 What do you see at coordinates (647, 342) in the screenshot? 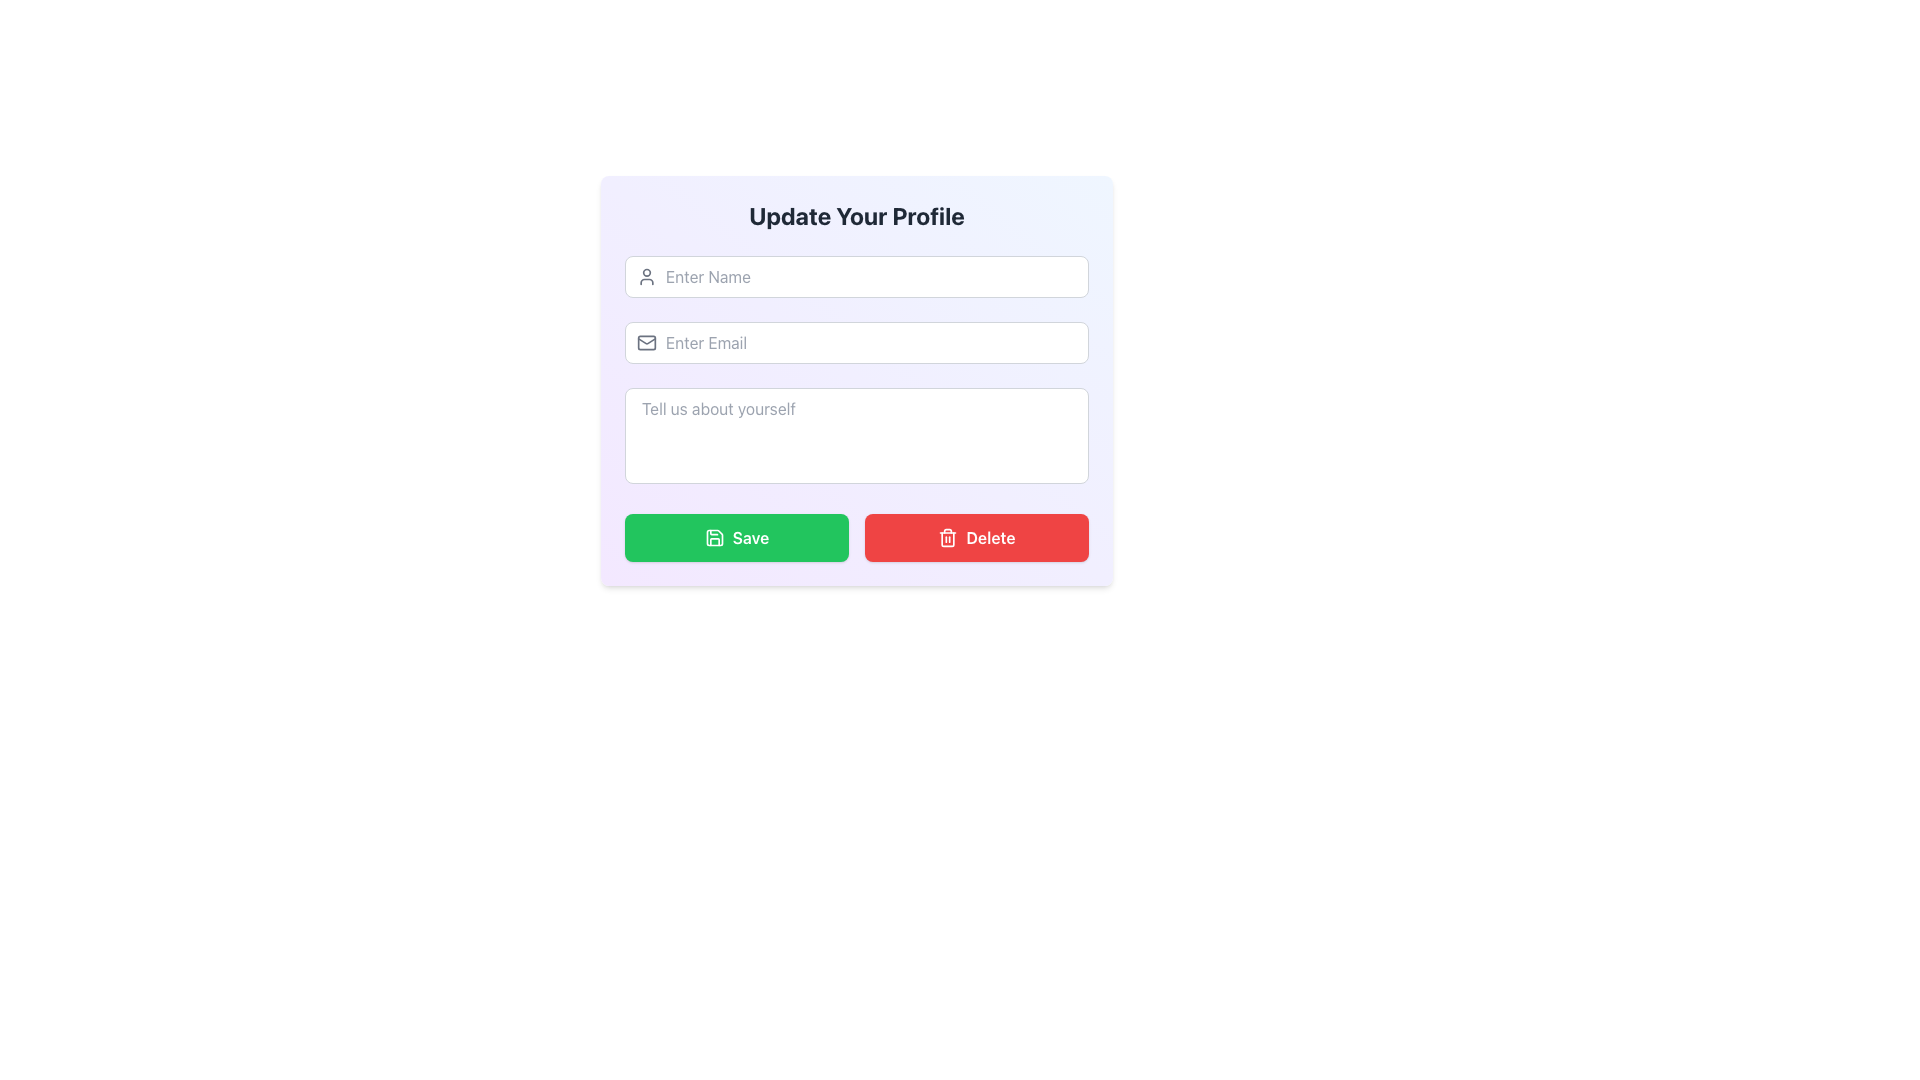
I see `the decorative email icon positioned to the far left of the 'Enter Email' text input field, which visually indicates the purpose of the input` at bounding box center [647, 342].